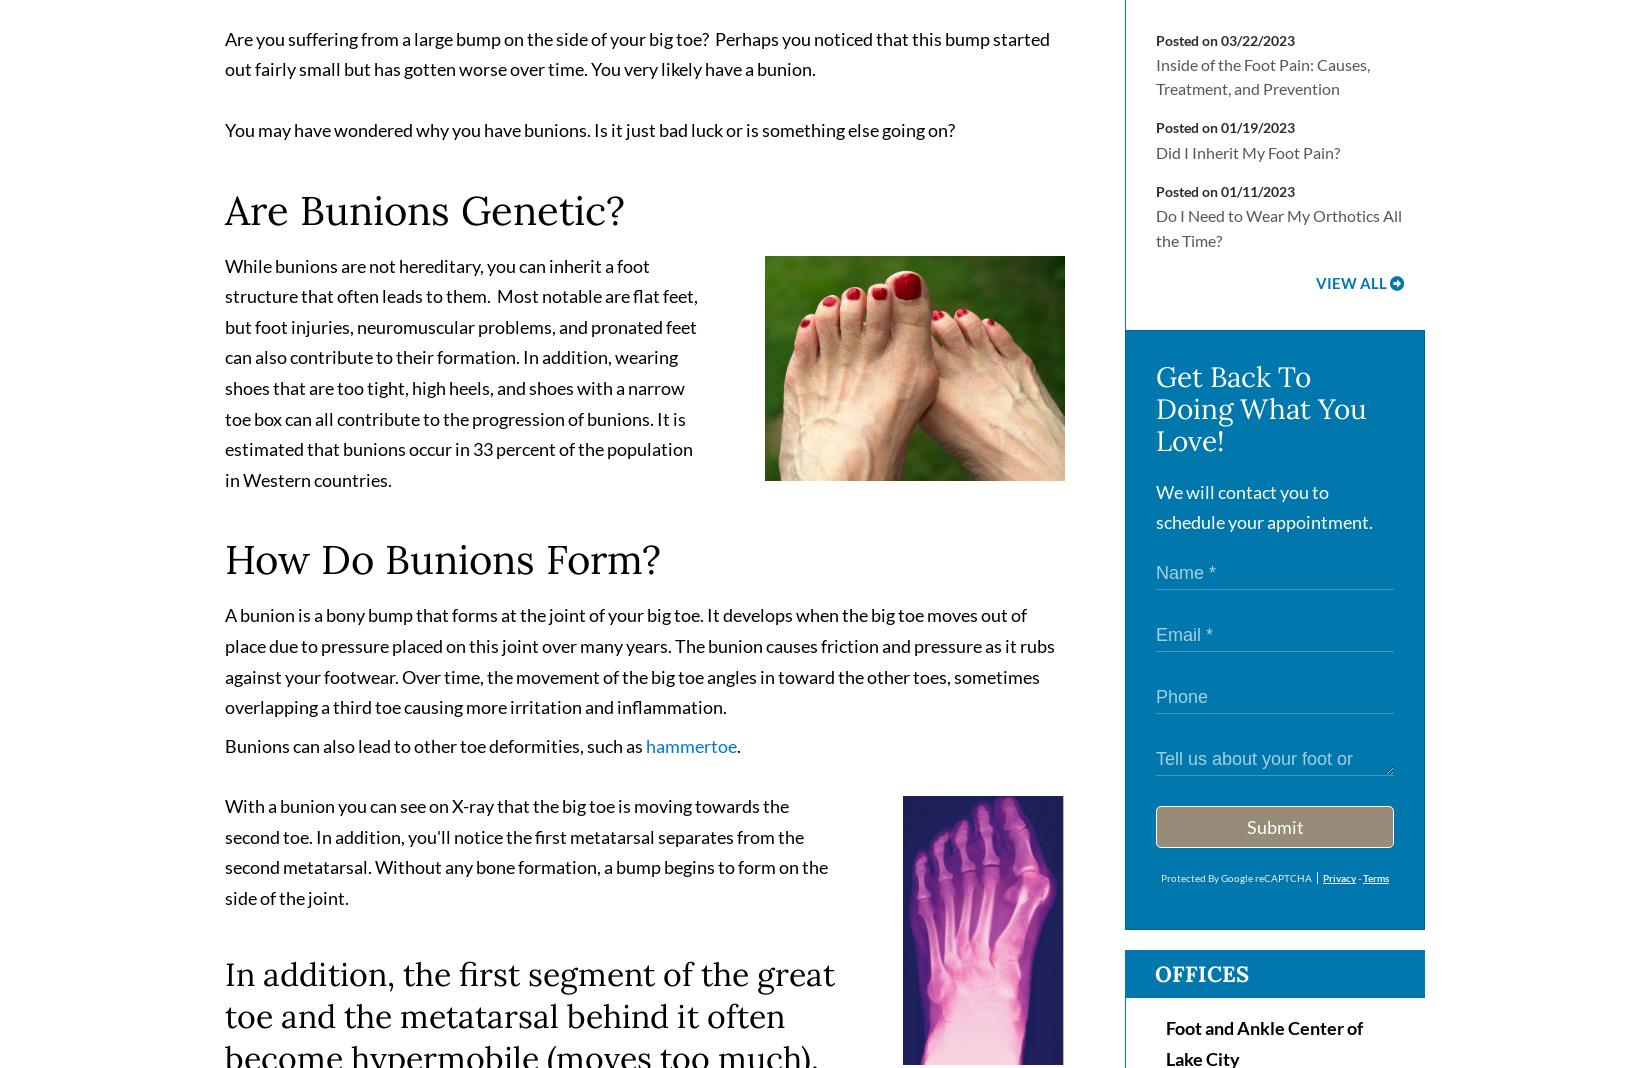  Describe the element at coordinates (1273, 833) in the screenshot. I see `'Submit'` at that location.